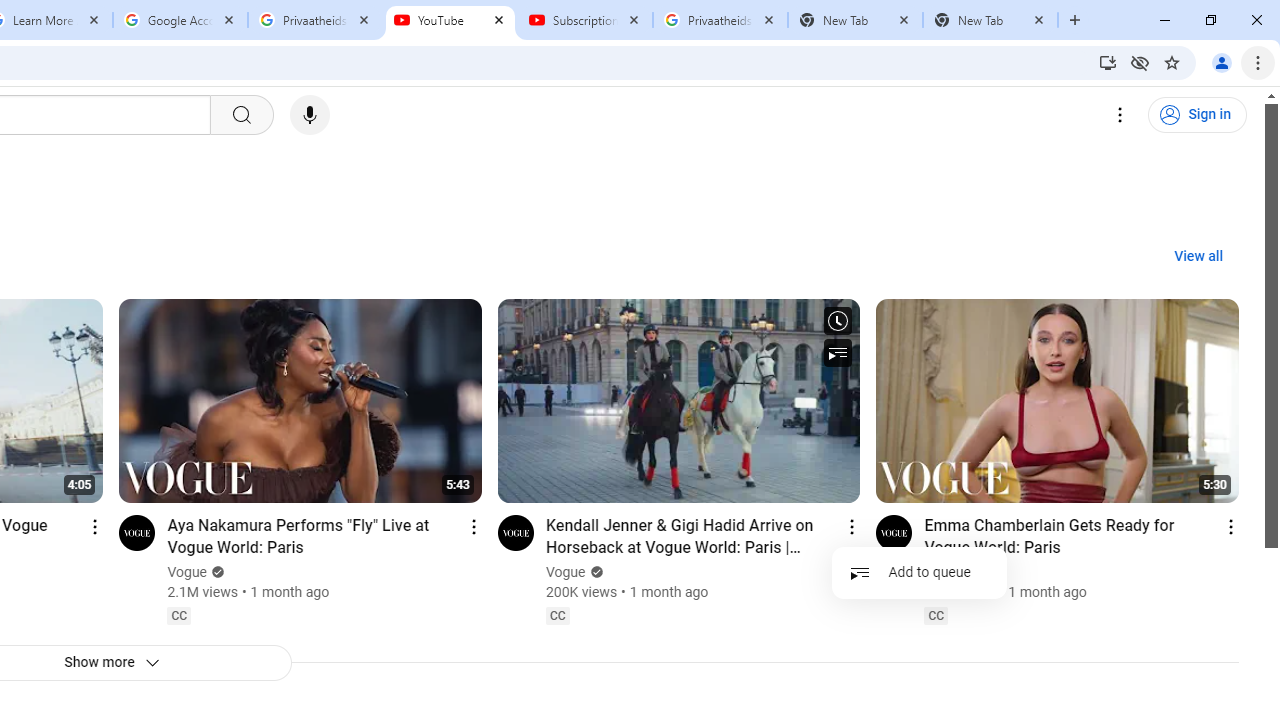 Image resolution: width=1280 pixels, height=720 pixels. What do you see at coordinates (1120, 115) in the screenshot?
I see `'Settings'` at bounding box center [1120, 115].